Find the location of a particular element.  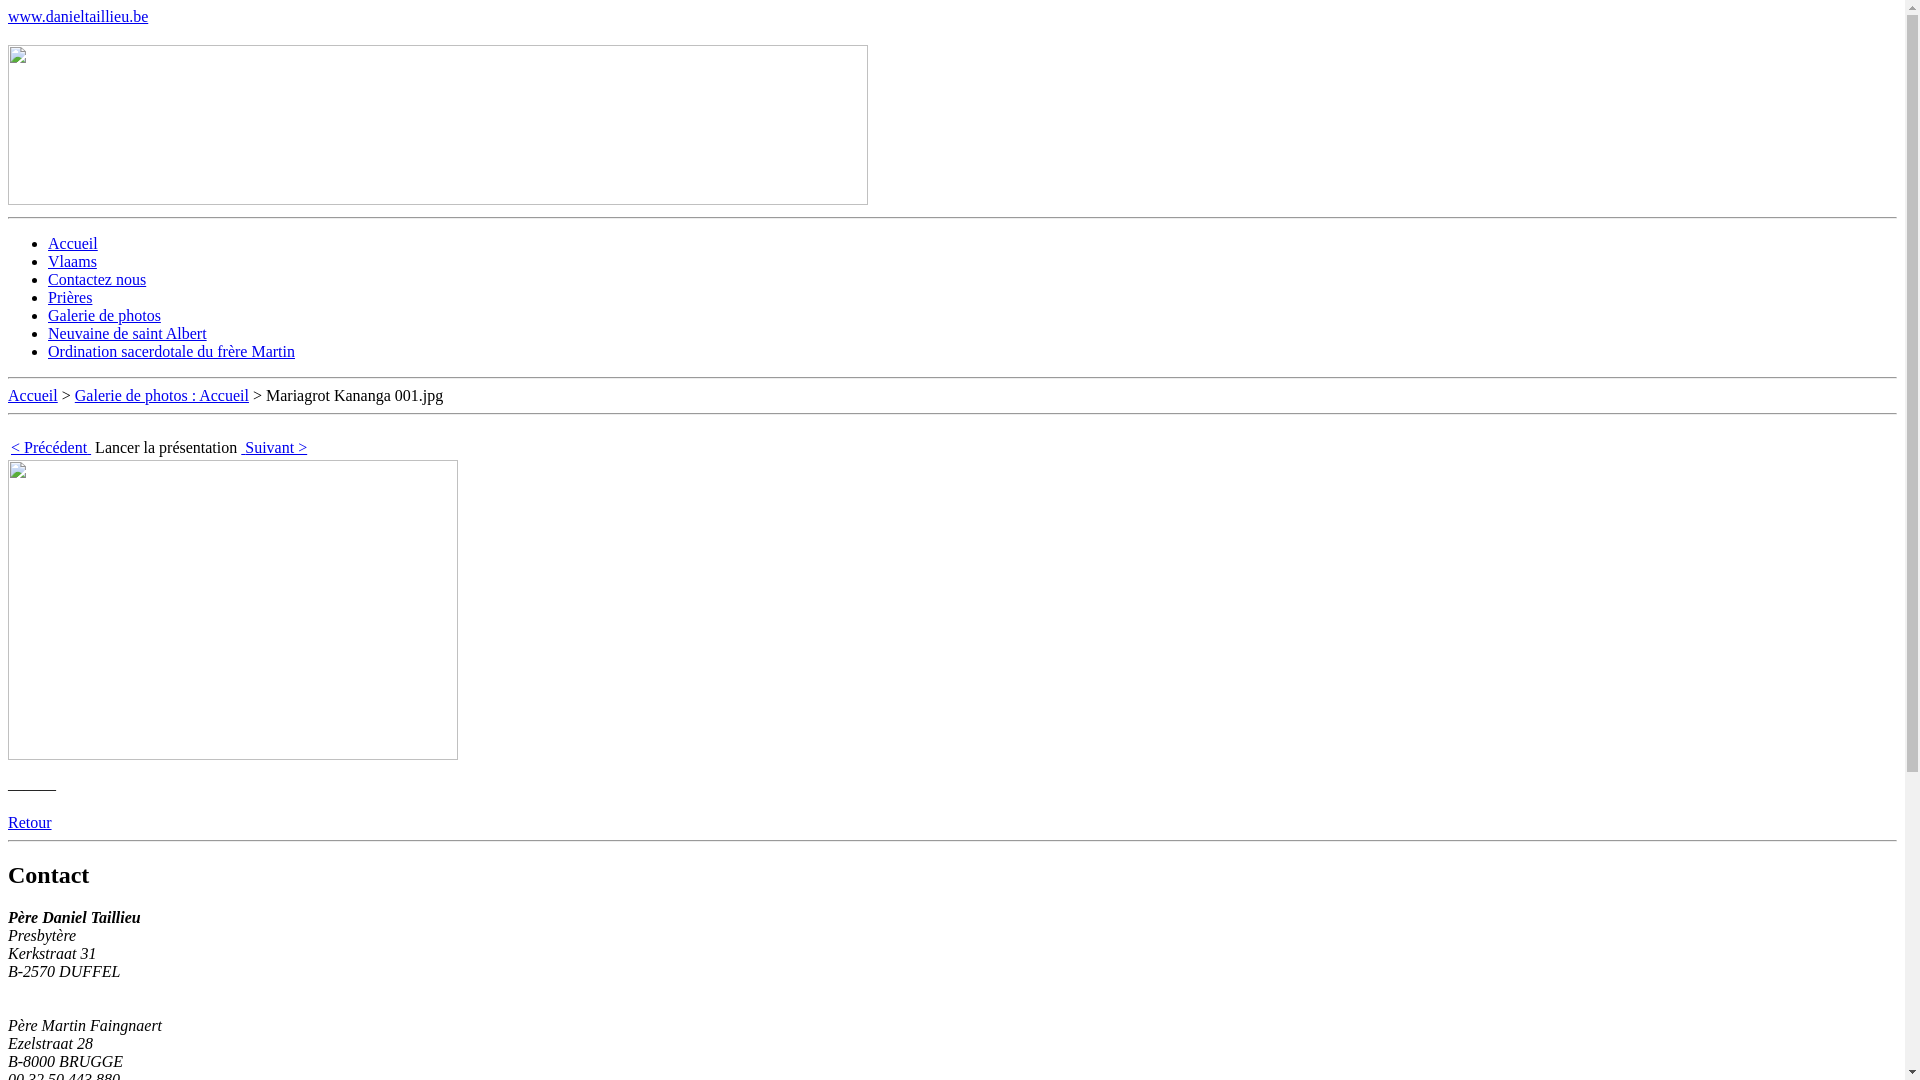

'Vlaams' is located at coordinates (72, 260).